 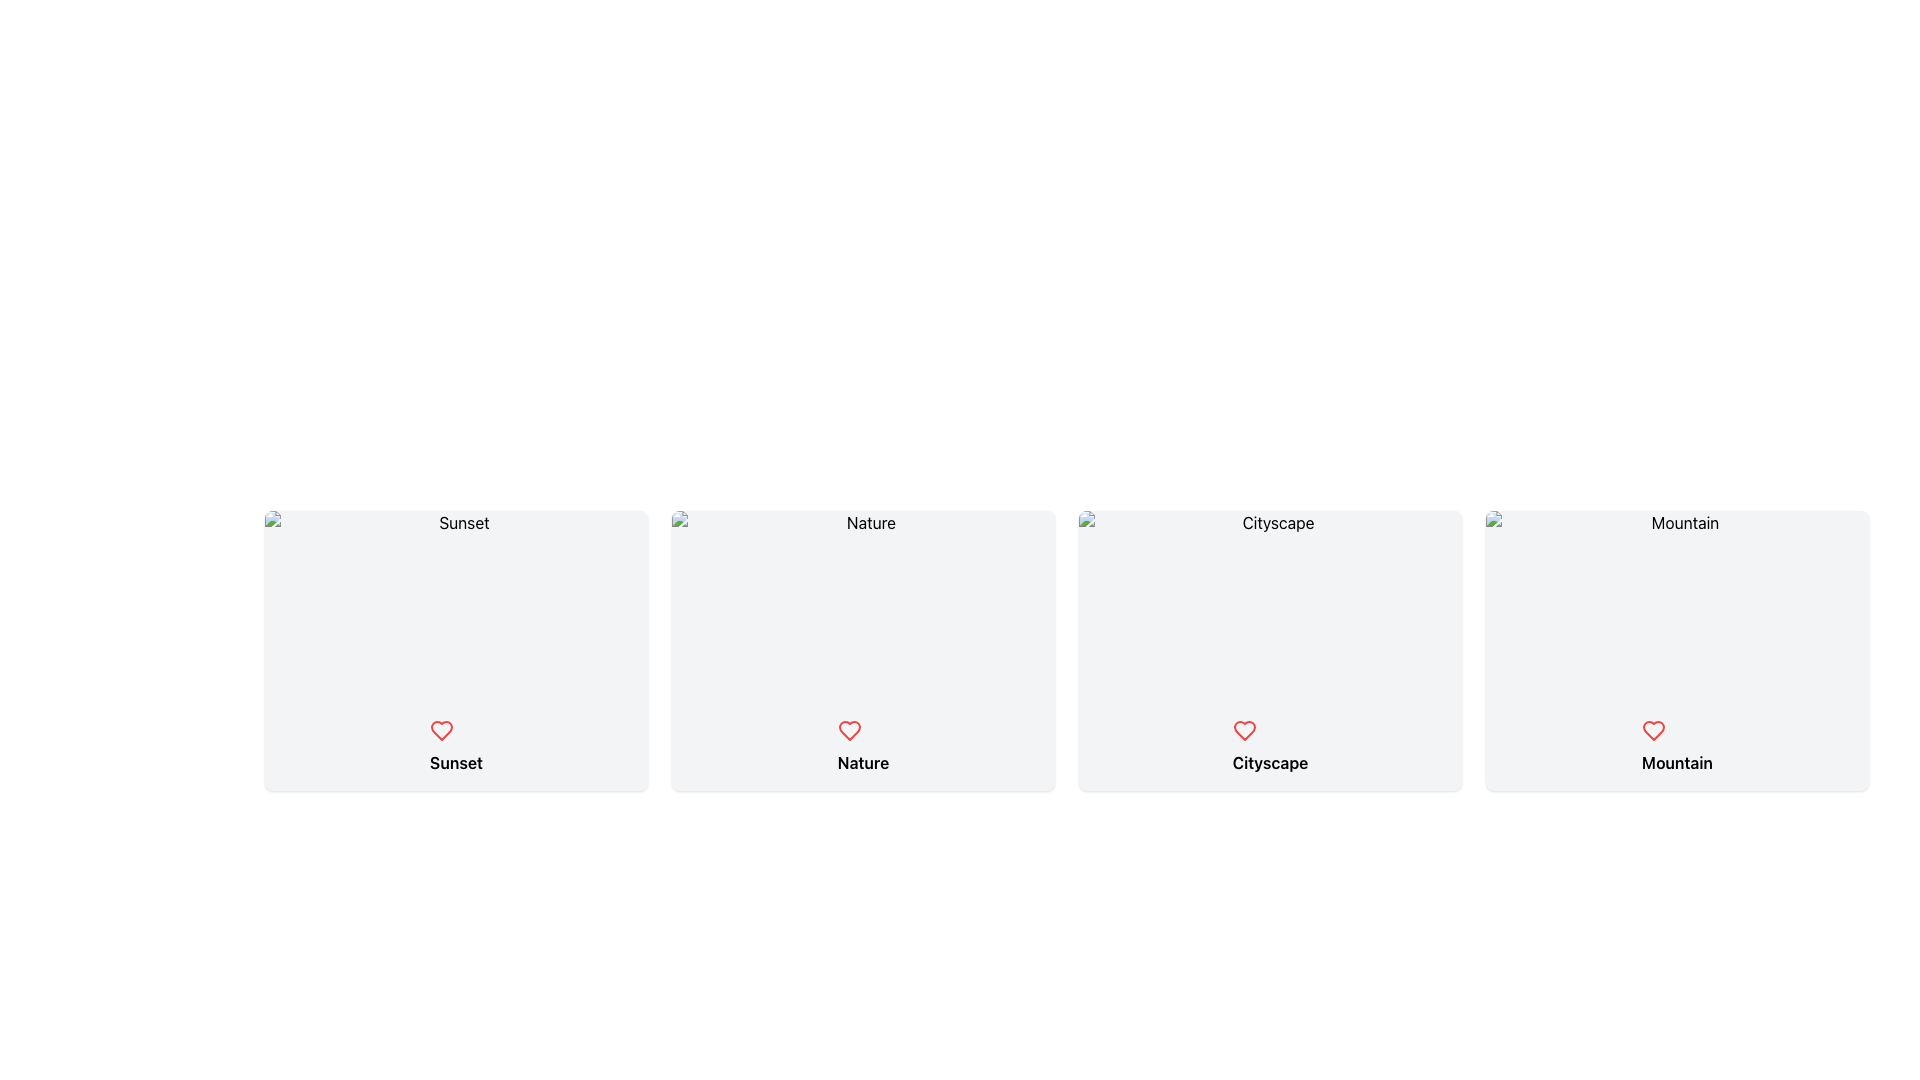 What do you see at coordinates (455, 763) in the screenshot?
I see `the text label at the bottom of the card structure on the left side of the horizontal list` at bounding box center [455, 763].